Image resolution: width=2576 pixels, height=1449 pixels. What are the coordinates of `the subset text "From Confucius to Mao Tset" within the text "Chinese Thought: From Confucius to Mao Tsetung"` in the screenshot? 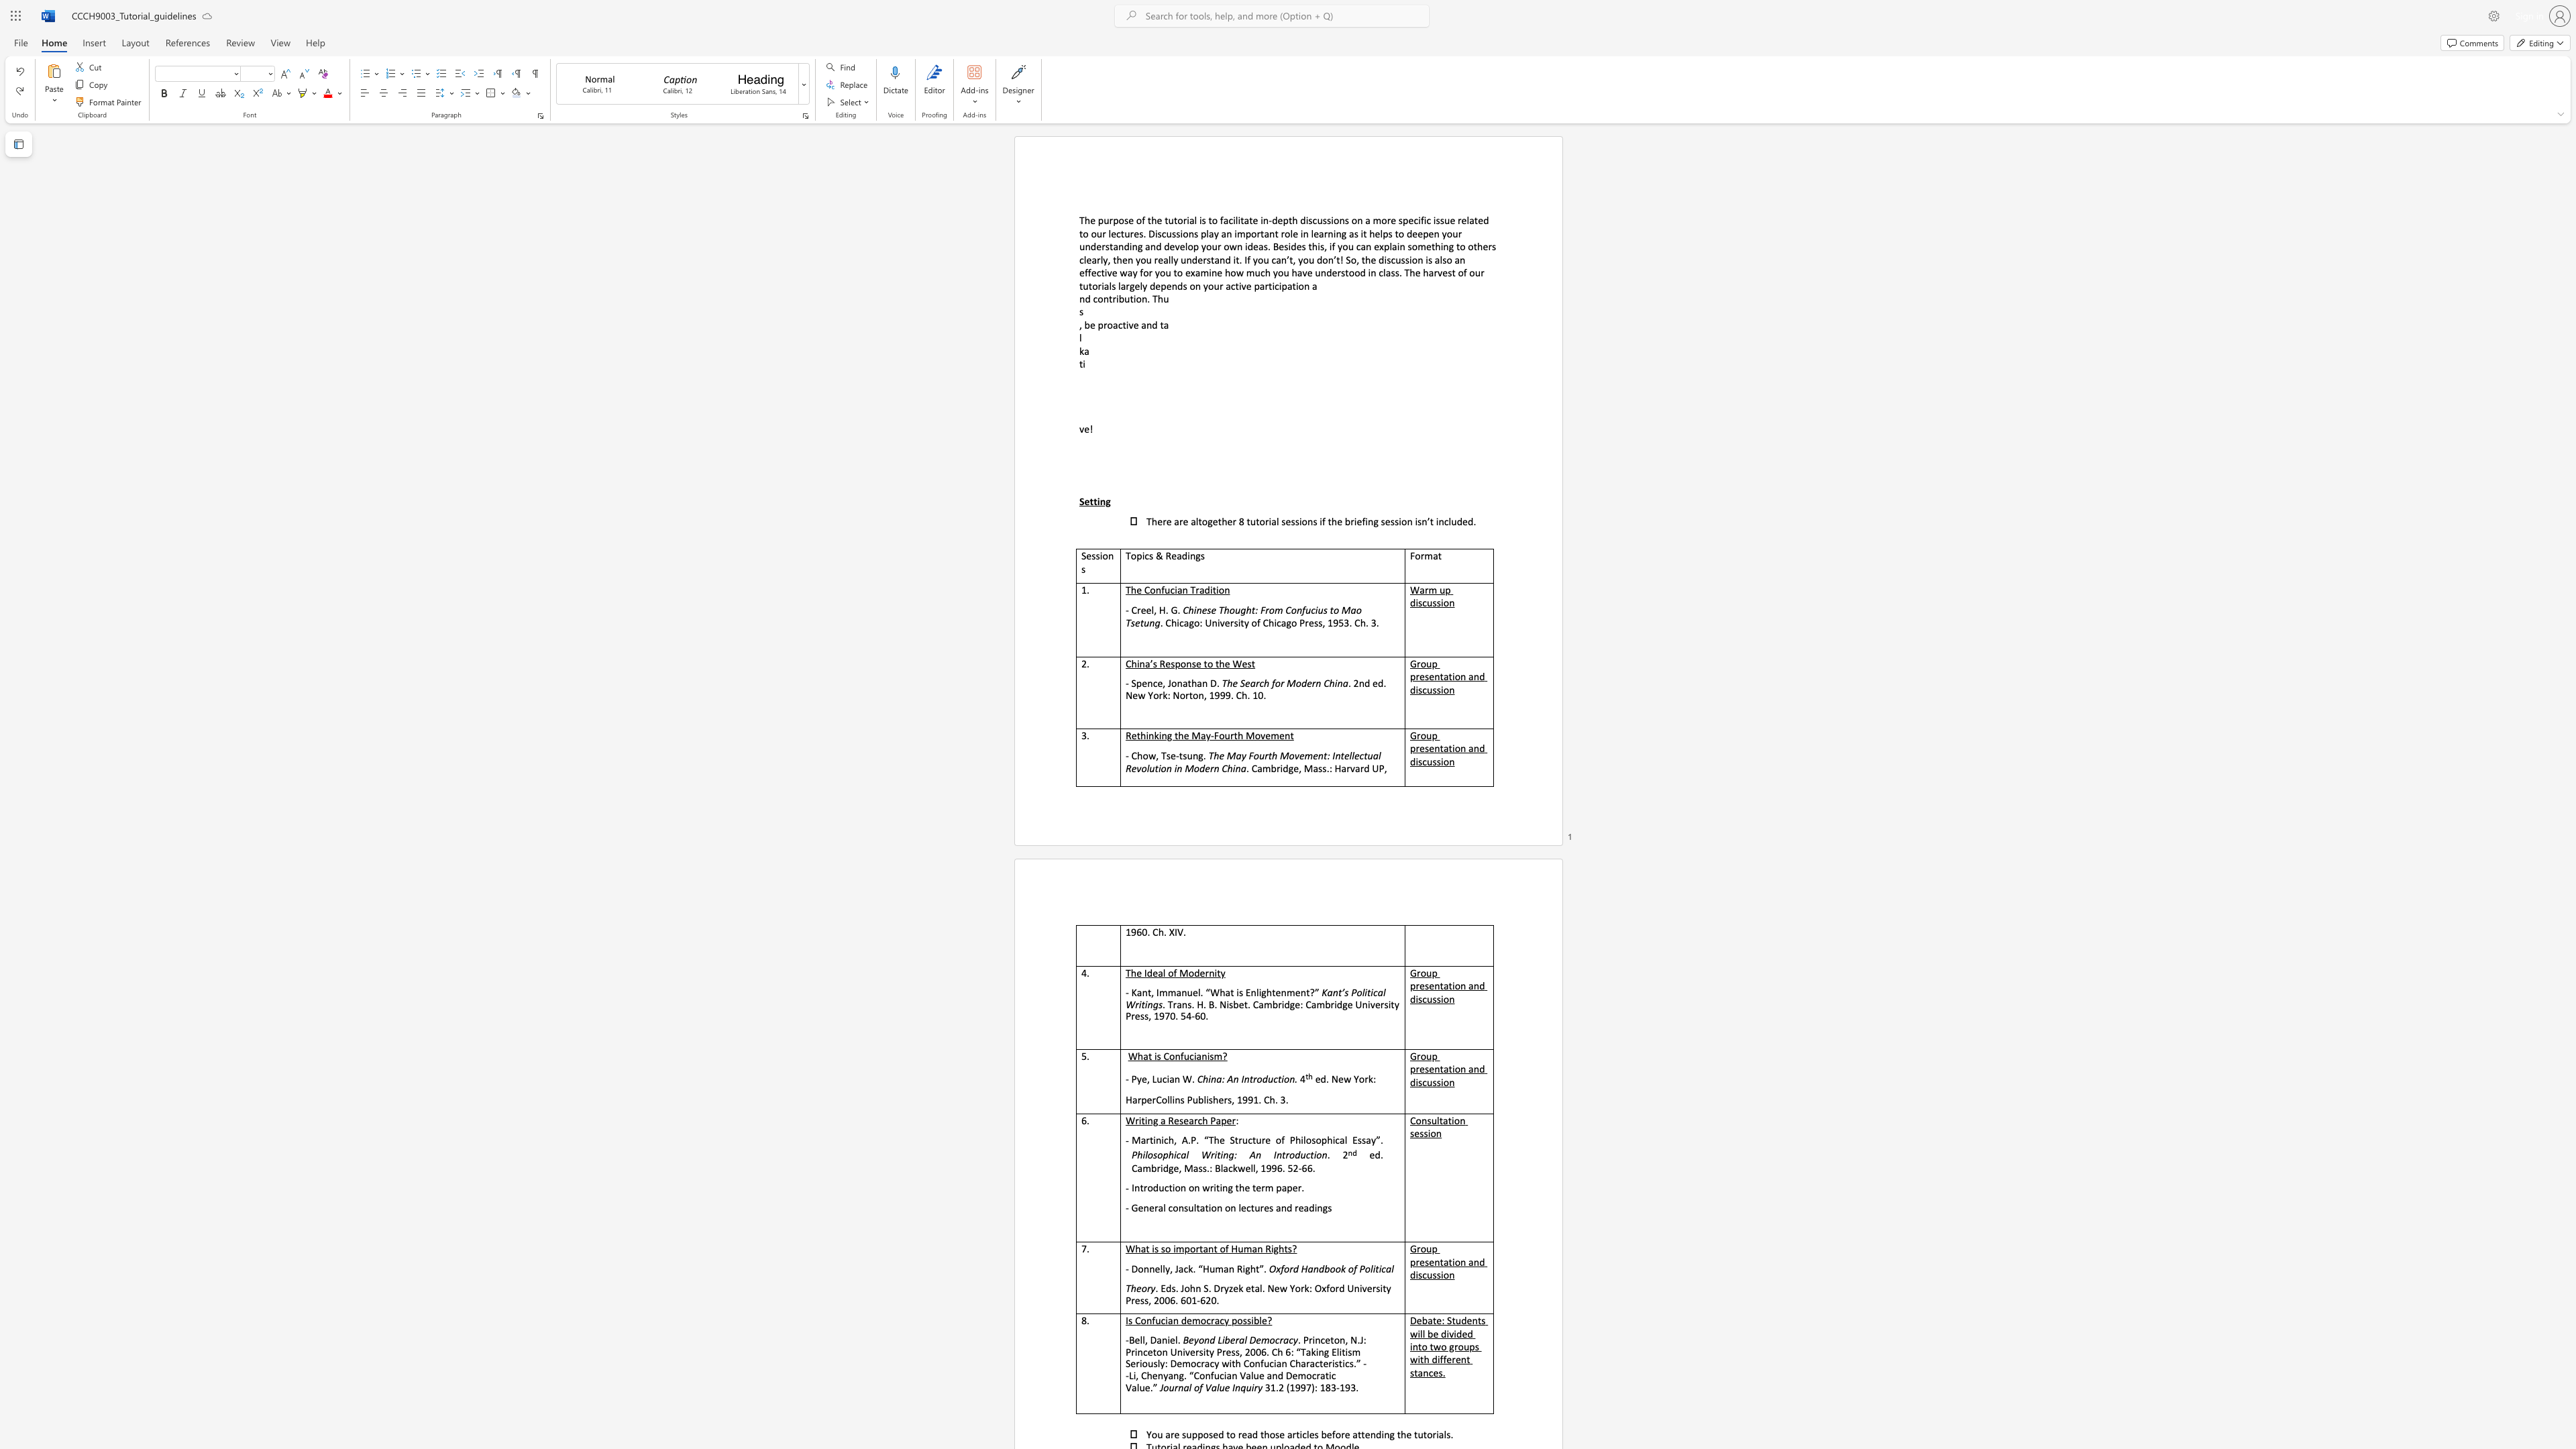 It's located at (1258, 608).